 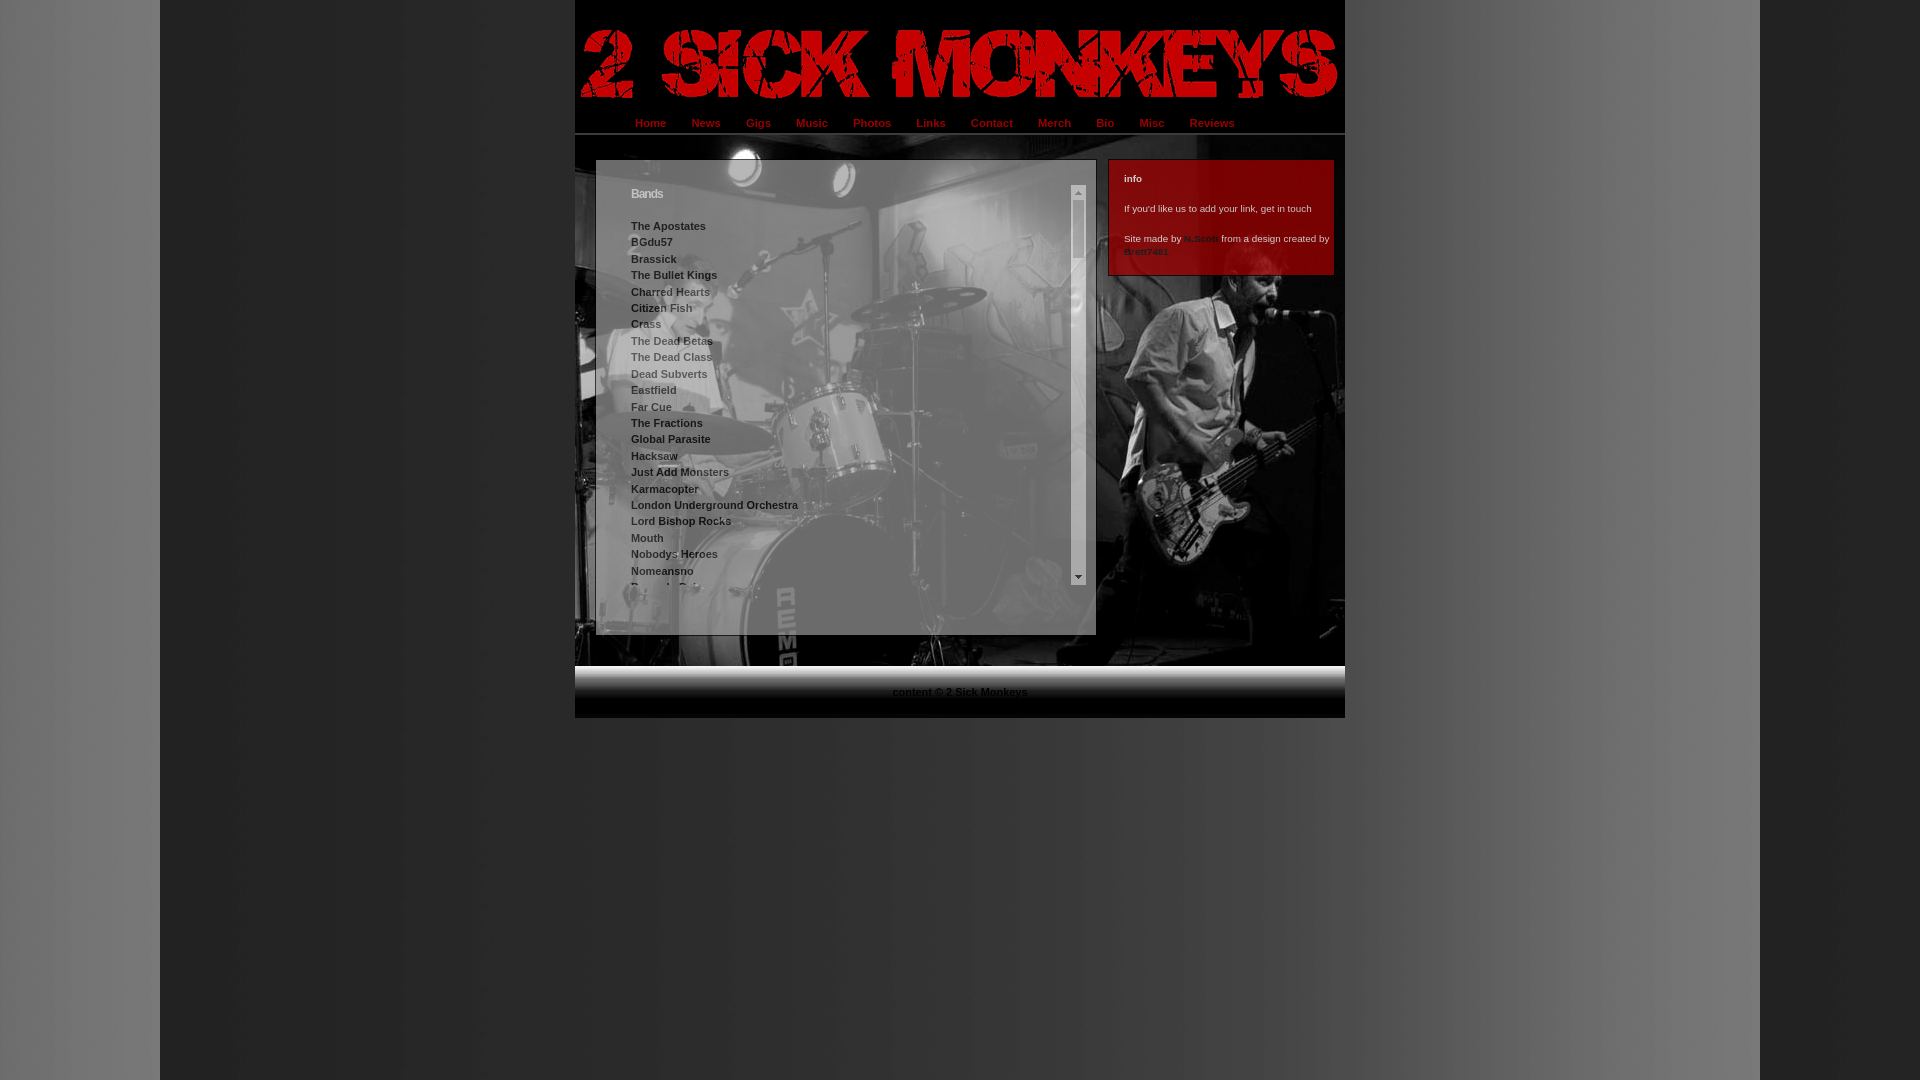 What do you see at coordinates (932, 122) in the screenshot?
I see `'Links'` at bounding box center [932, 122].